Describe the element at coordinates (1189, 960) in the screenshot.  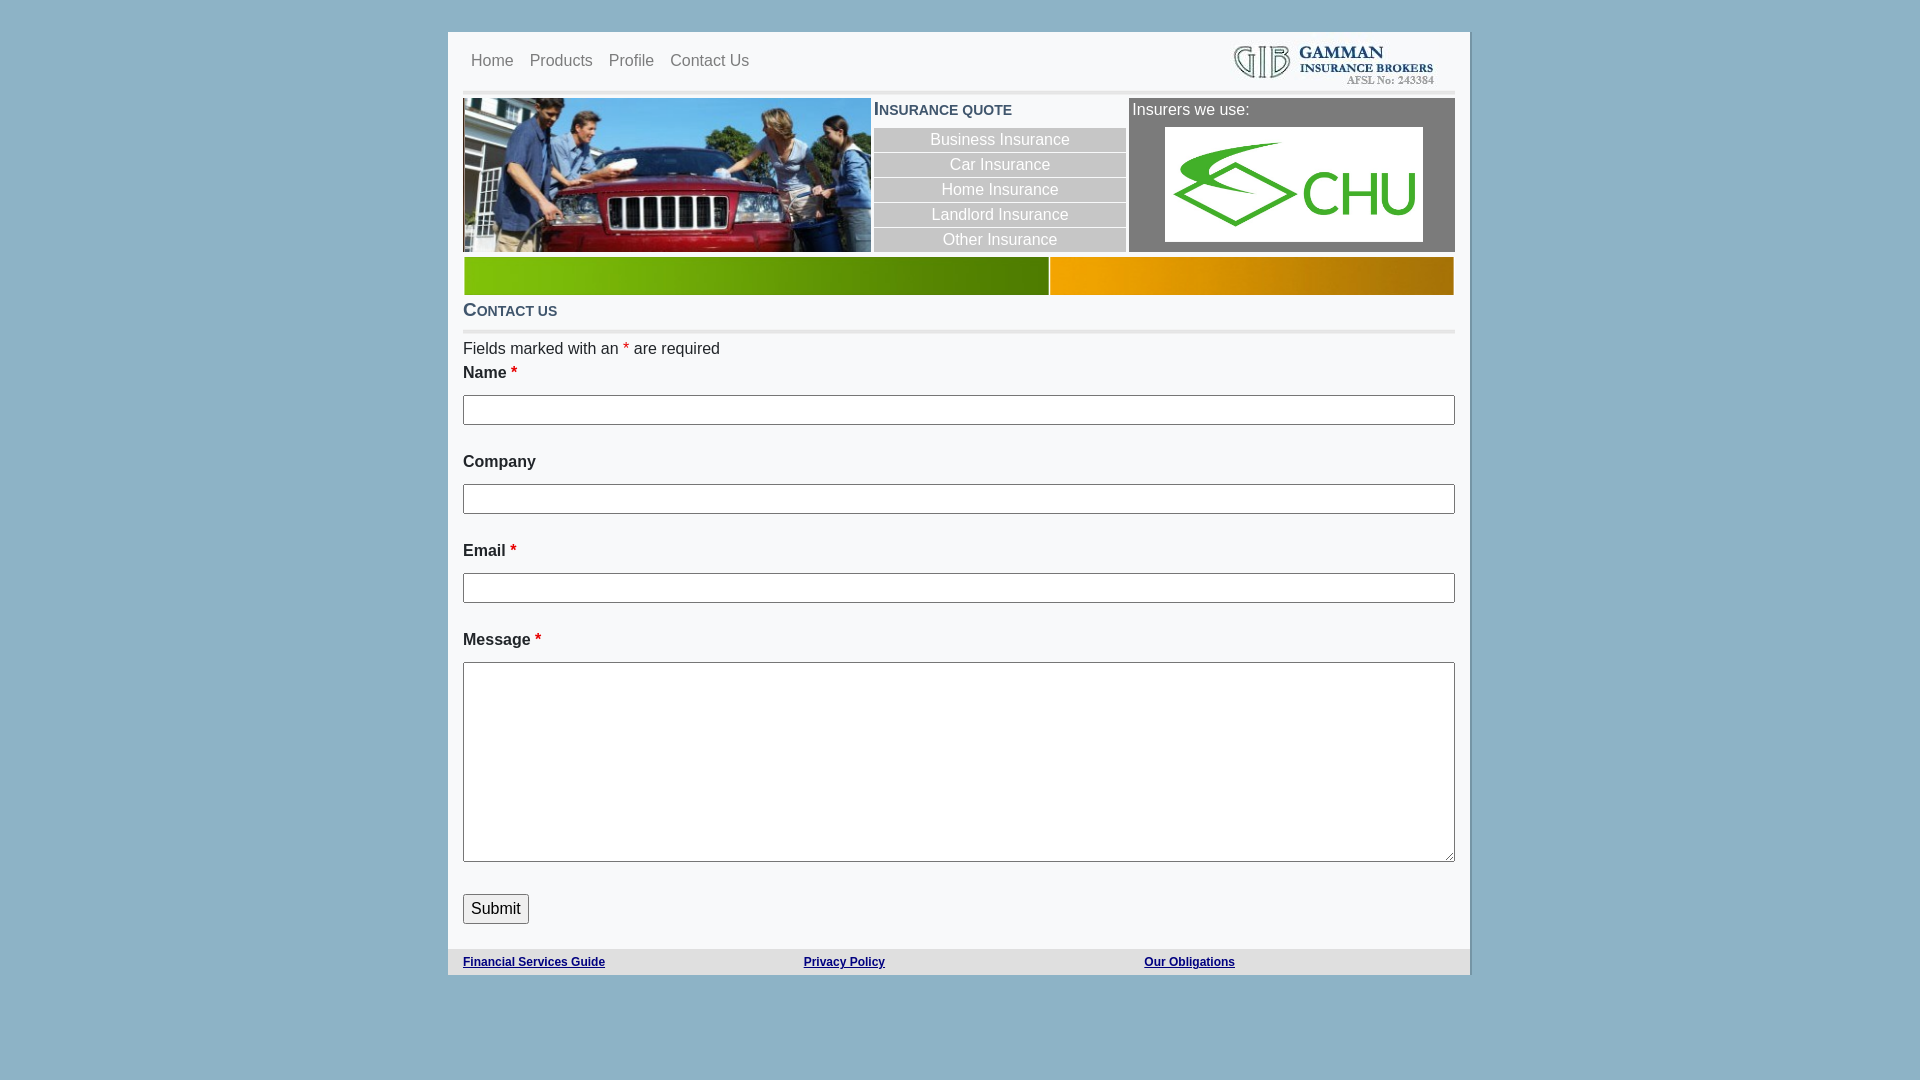
I see `'Our Obligations'` at that location.